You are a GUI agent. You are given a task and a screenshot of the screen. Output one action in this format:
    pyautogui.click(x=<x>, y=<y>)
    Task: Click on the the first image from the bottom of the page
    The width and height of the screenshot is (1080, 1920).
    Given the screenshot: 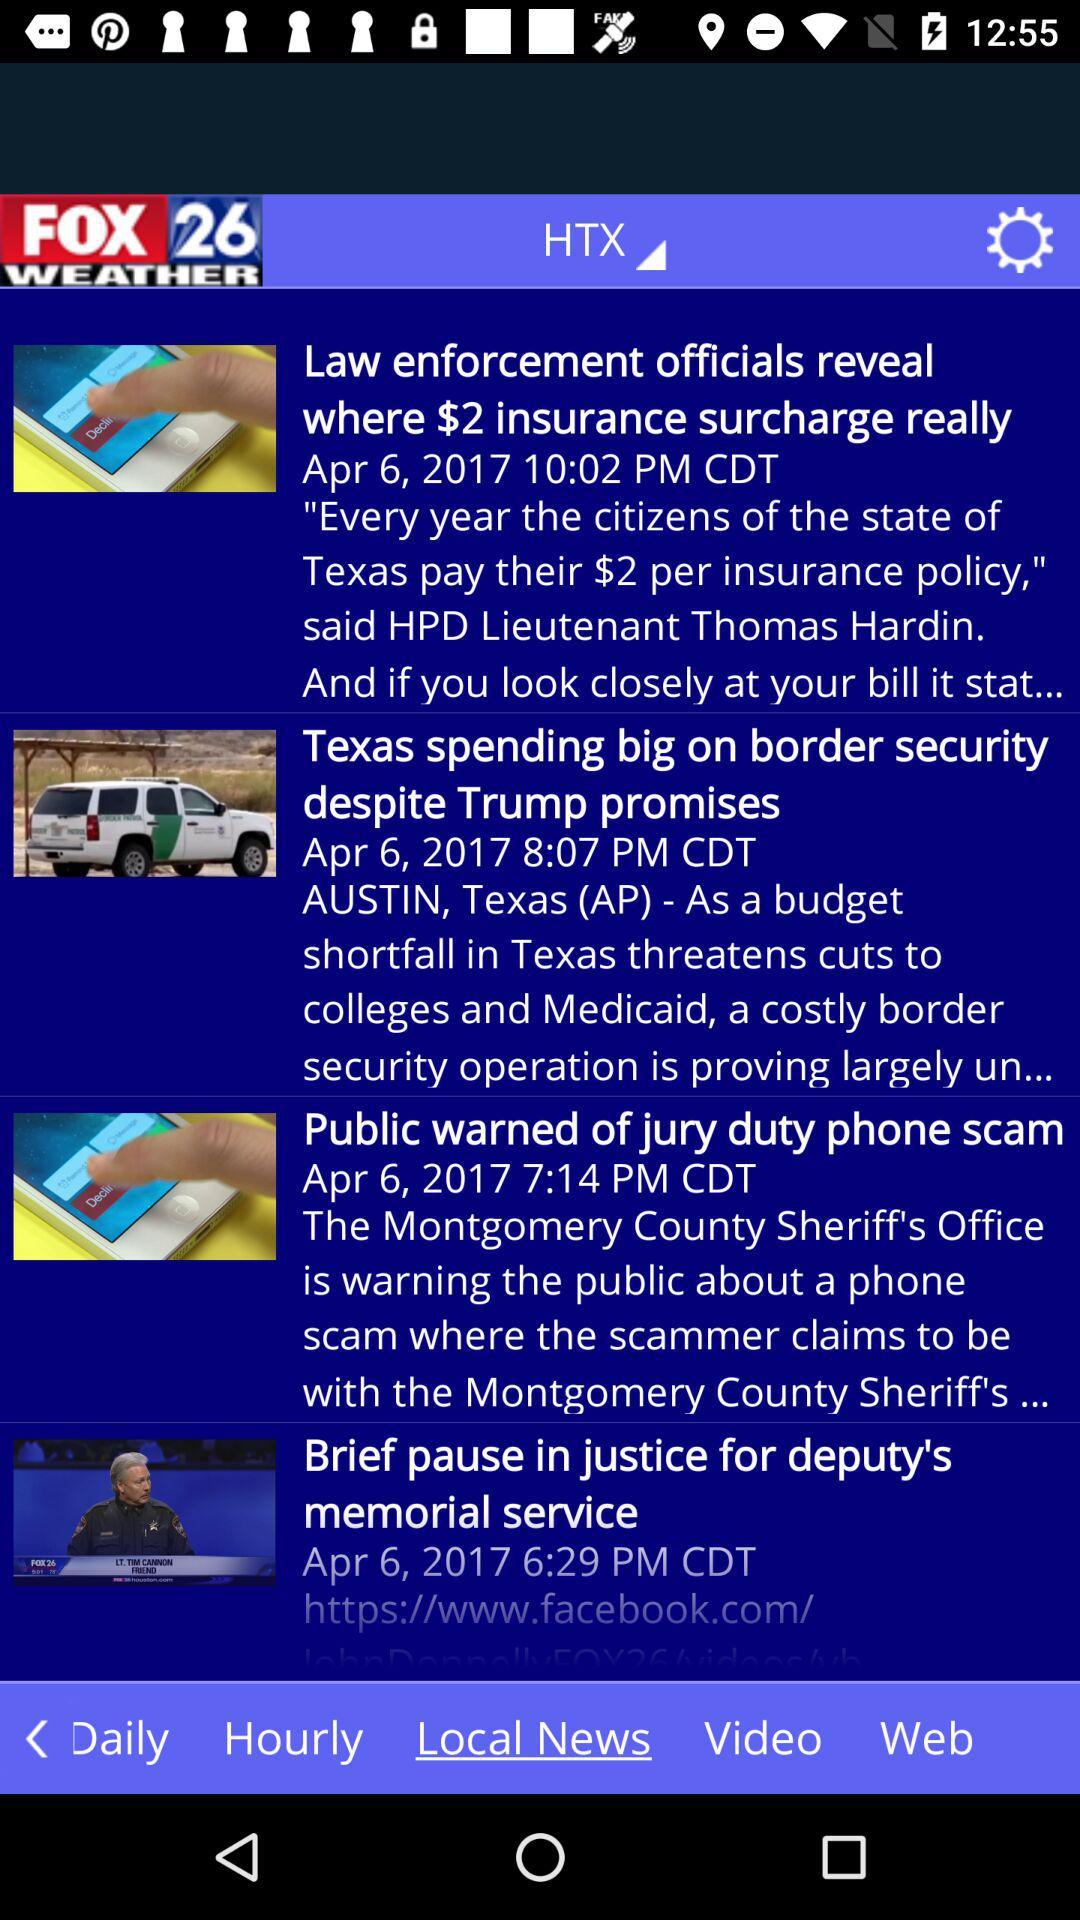 What is the action you would take?
    pyautogui.click(x=144, y=1512)
    